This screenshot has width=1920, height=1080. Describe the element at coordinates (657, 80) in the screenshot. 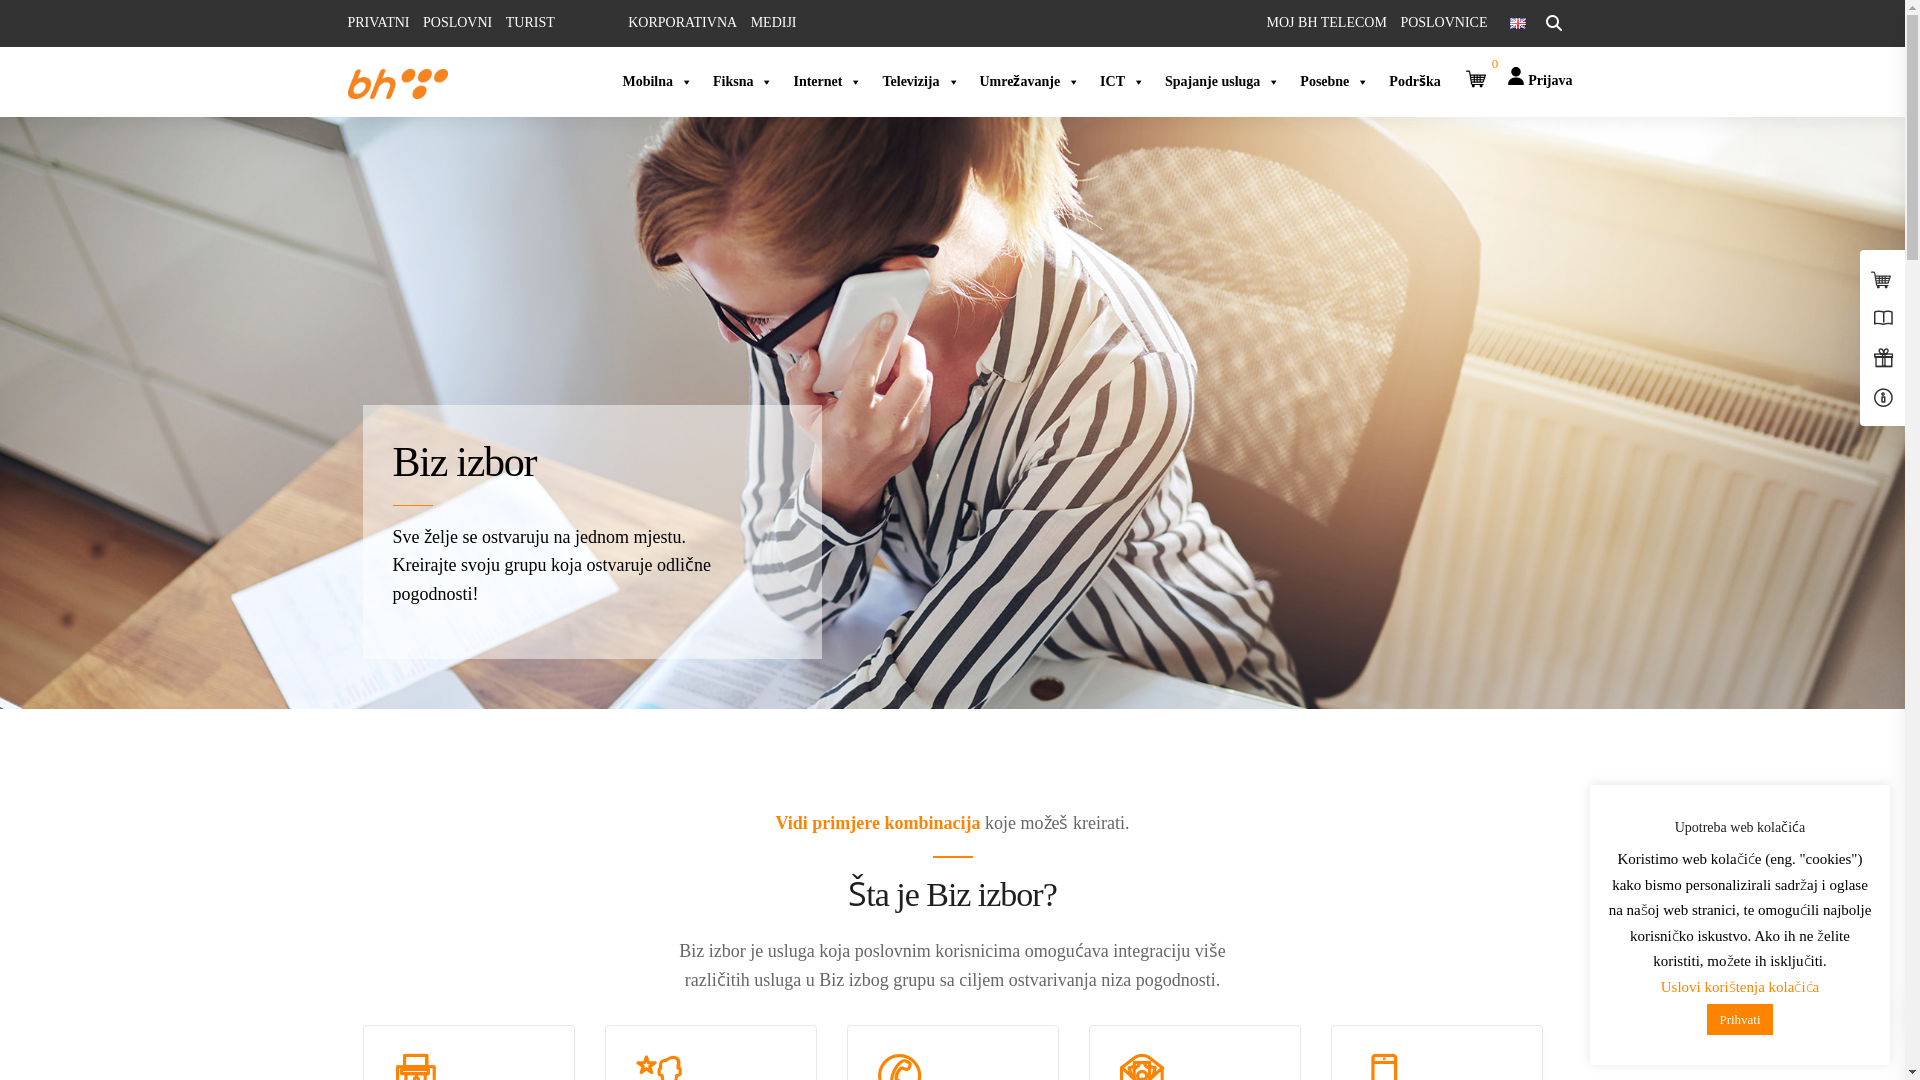

I see `'Mobilna'` at that location.